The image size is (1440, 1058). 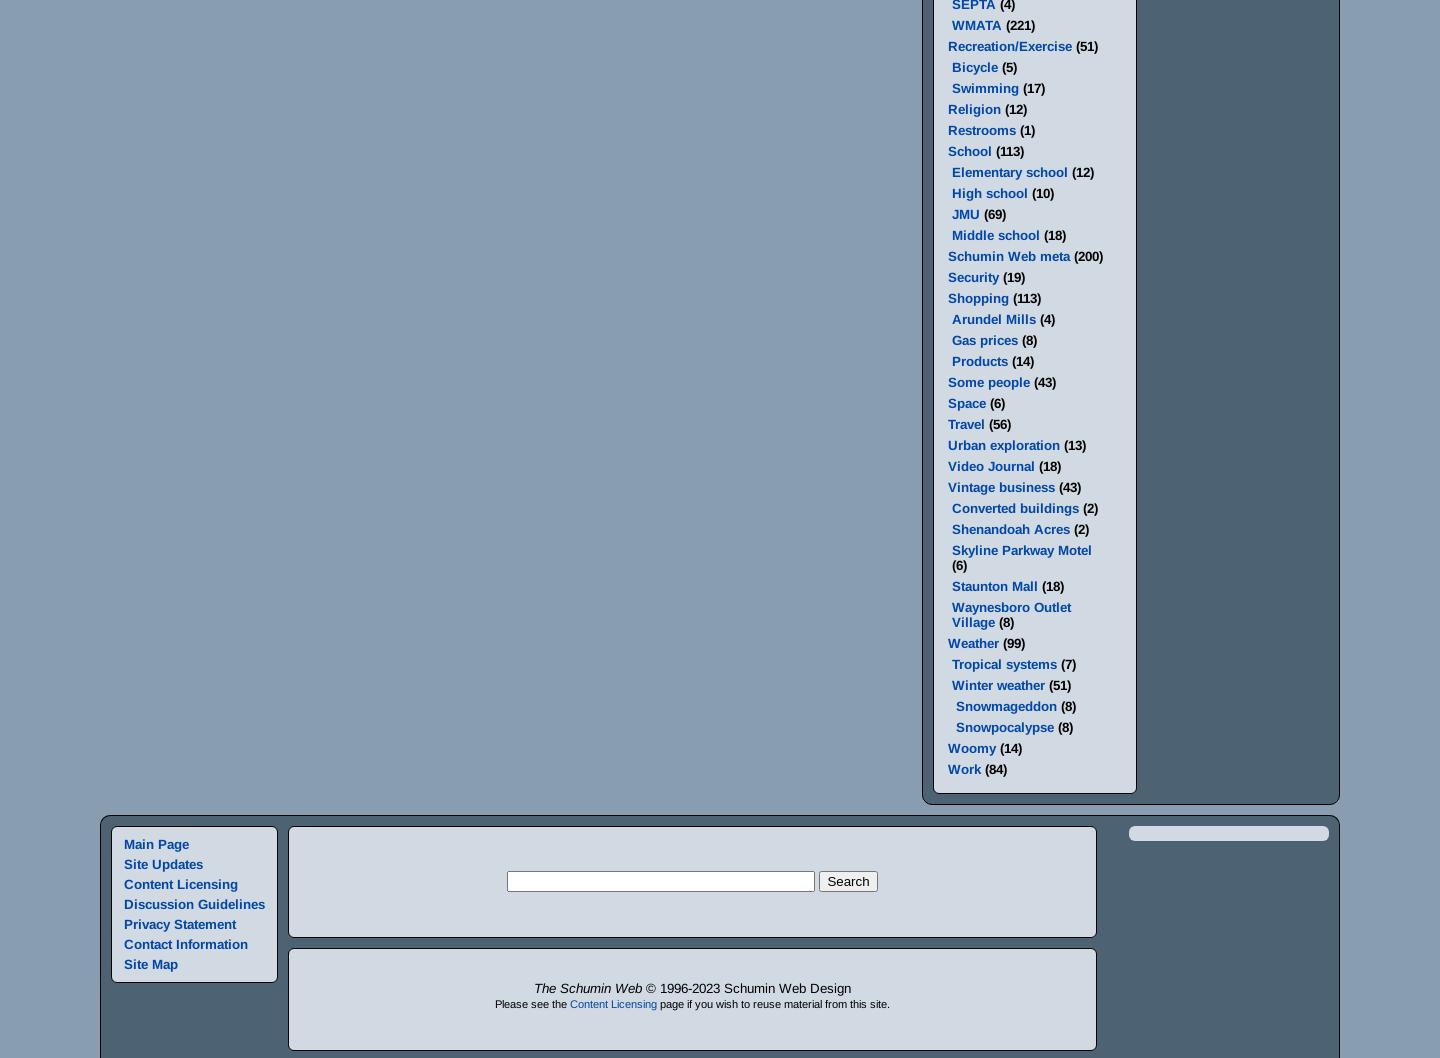 What do you see at coordinates (947, 382) in the screenshot?
I see `'Some people'` at bounding box center [947, 382].